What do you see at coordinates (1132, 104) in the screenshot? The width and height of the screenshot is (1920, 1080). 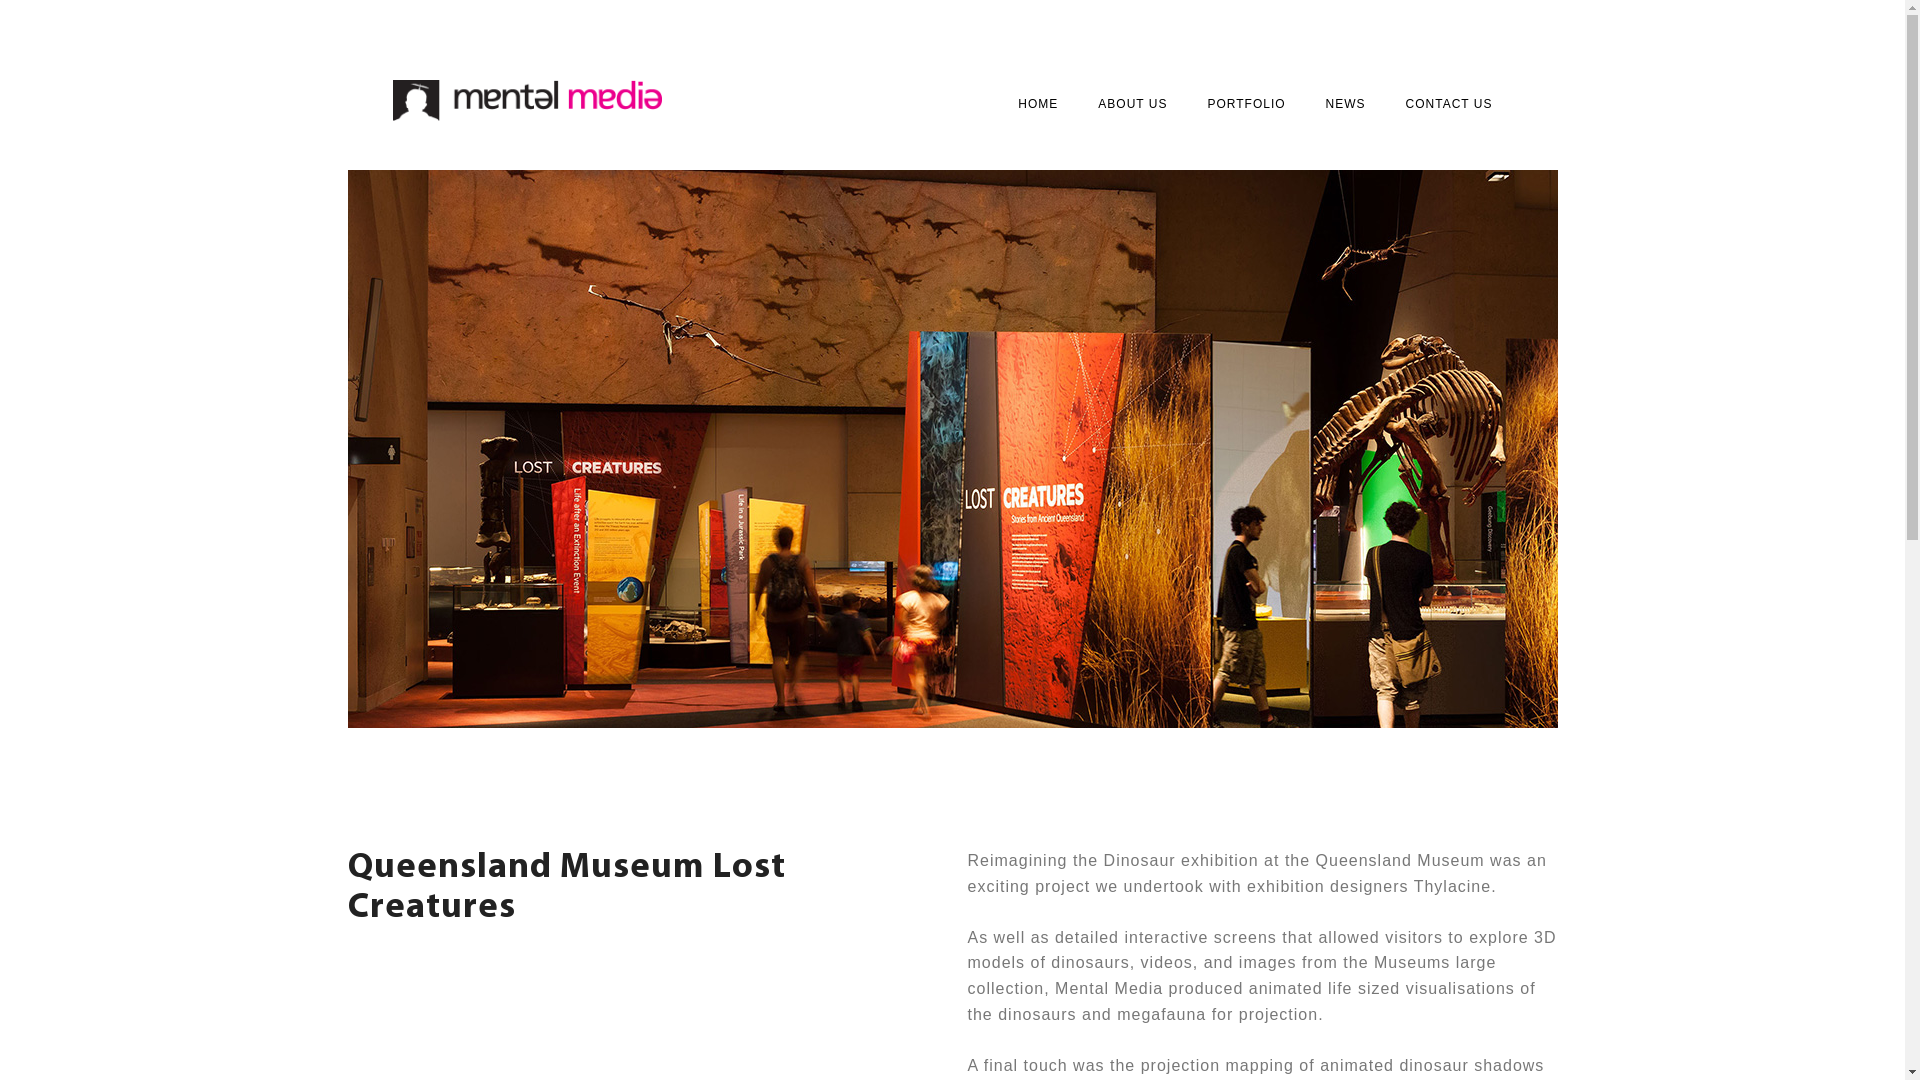 I see `'ABOUT US'` at bounding box center [1132, 104].